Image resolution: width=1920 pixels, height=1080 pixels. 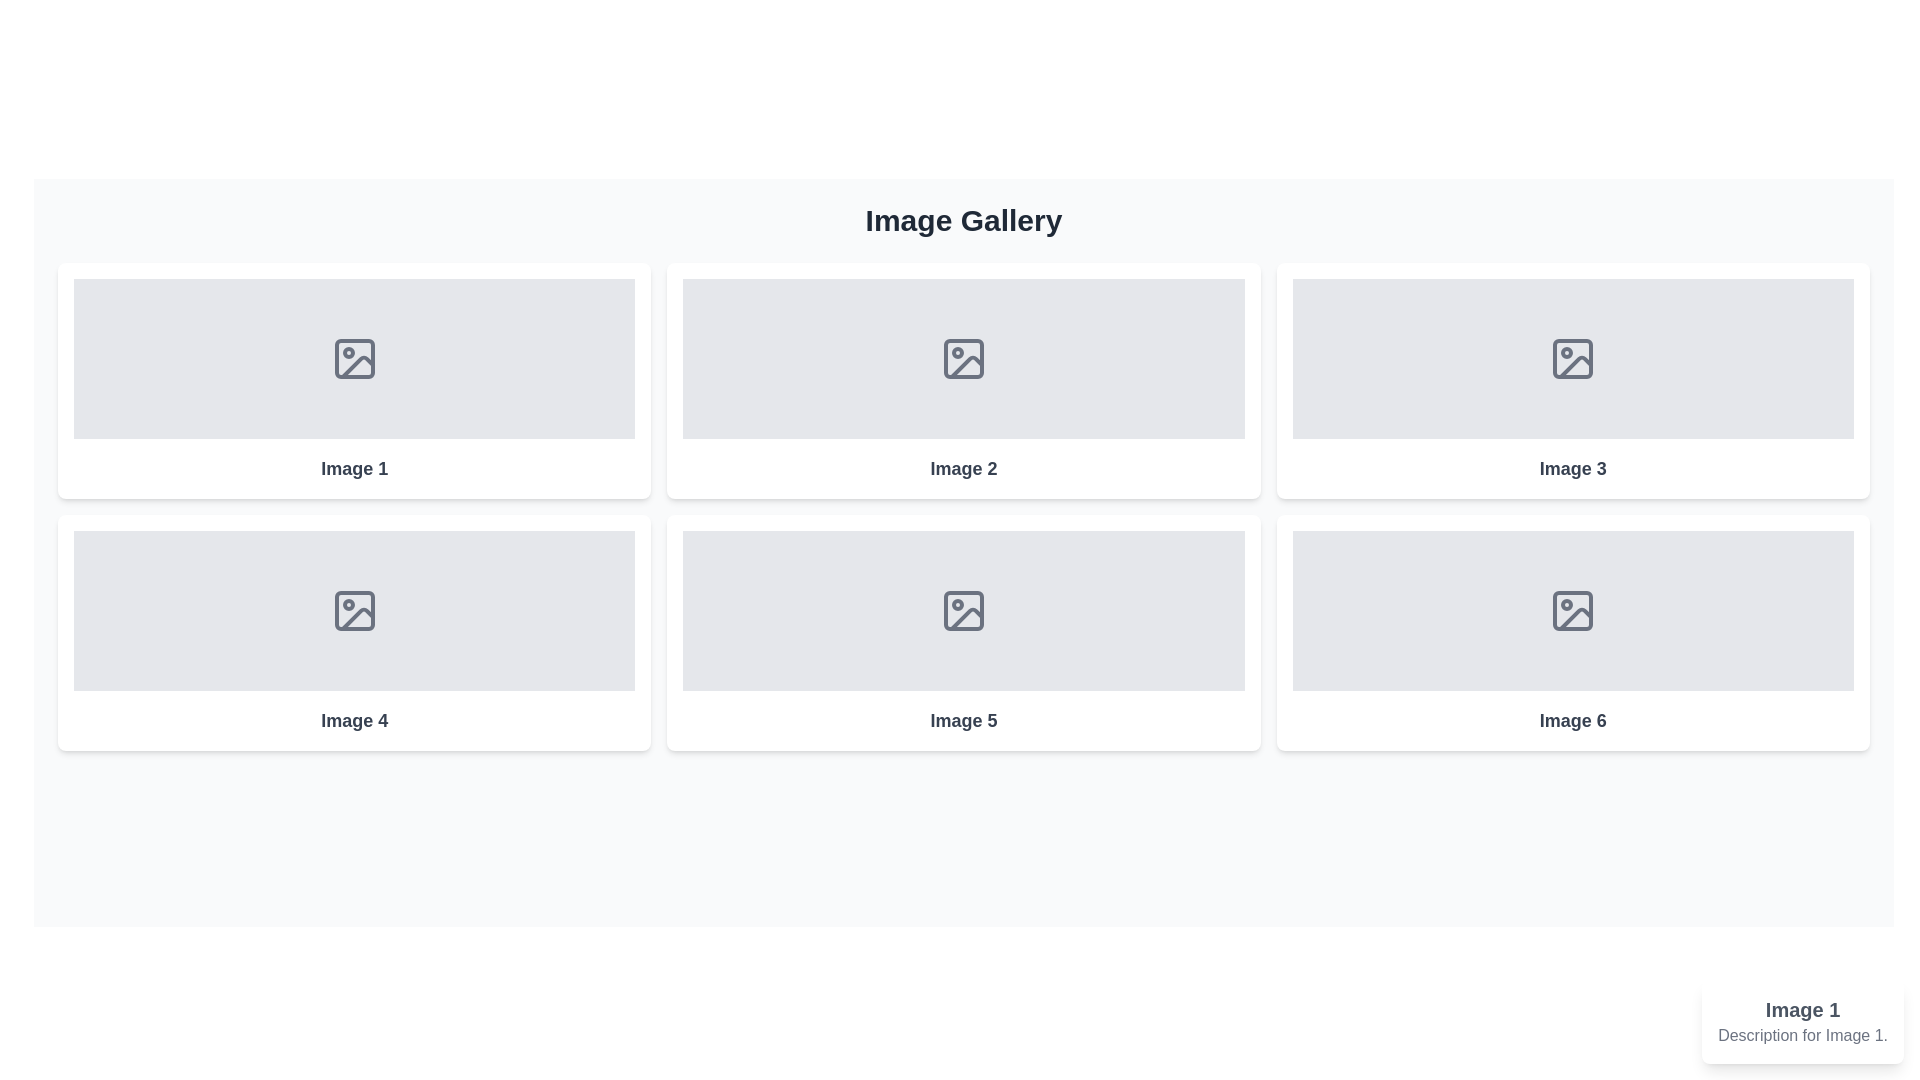 What do you see at coordinates (1803, 1022) in the screenshot?
I see `the Informational Card located at the bottom-right corner of the interface, which serves as a detached informational panel for the displayed image` at bounding box center [1803, 1022].